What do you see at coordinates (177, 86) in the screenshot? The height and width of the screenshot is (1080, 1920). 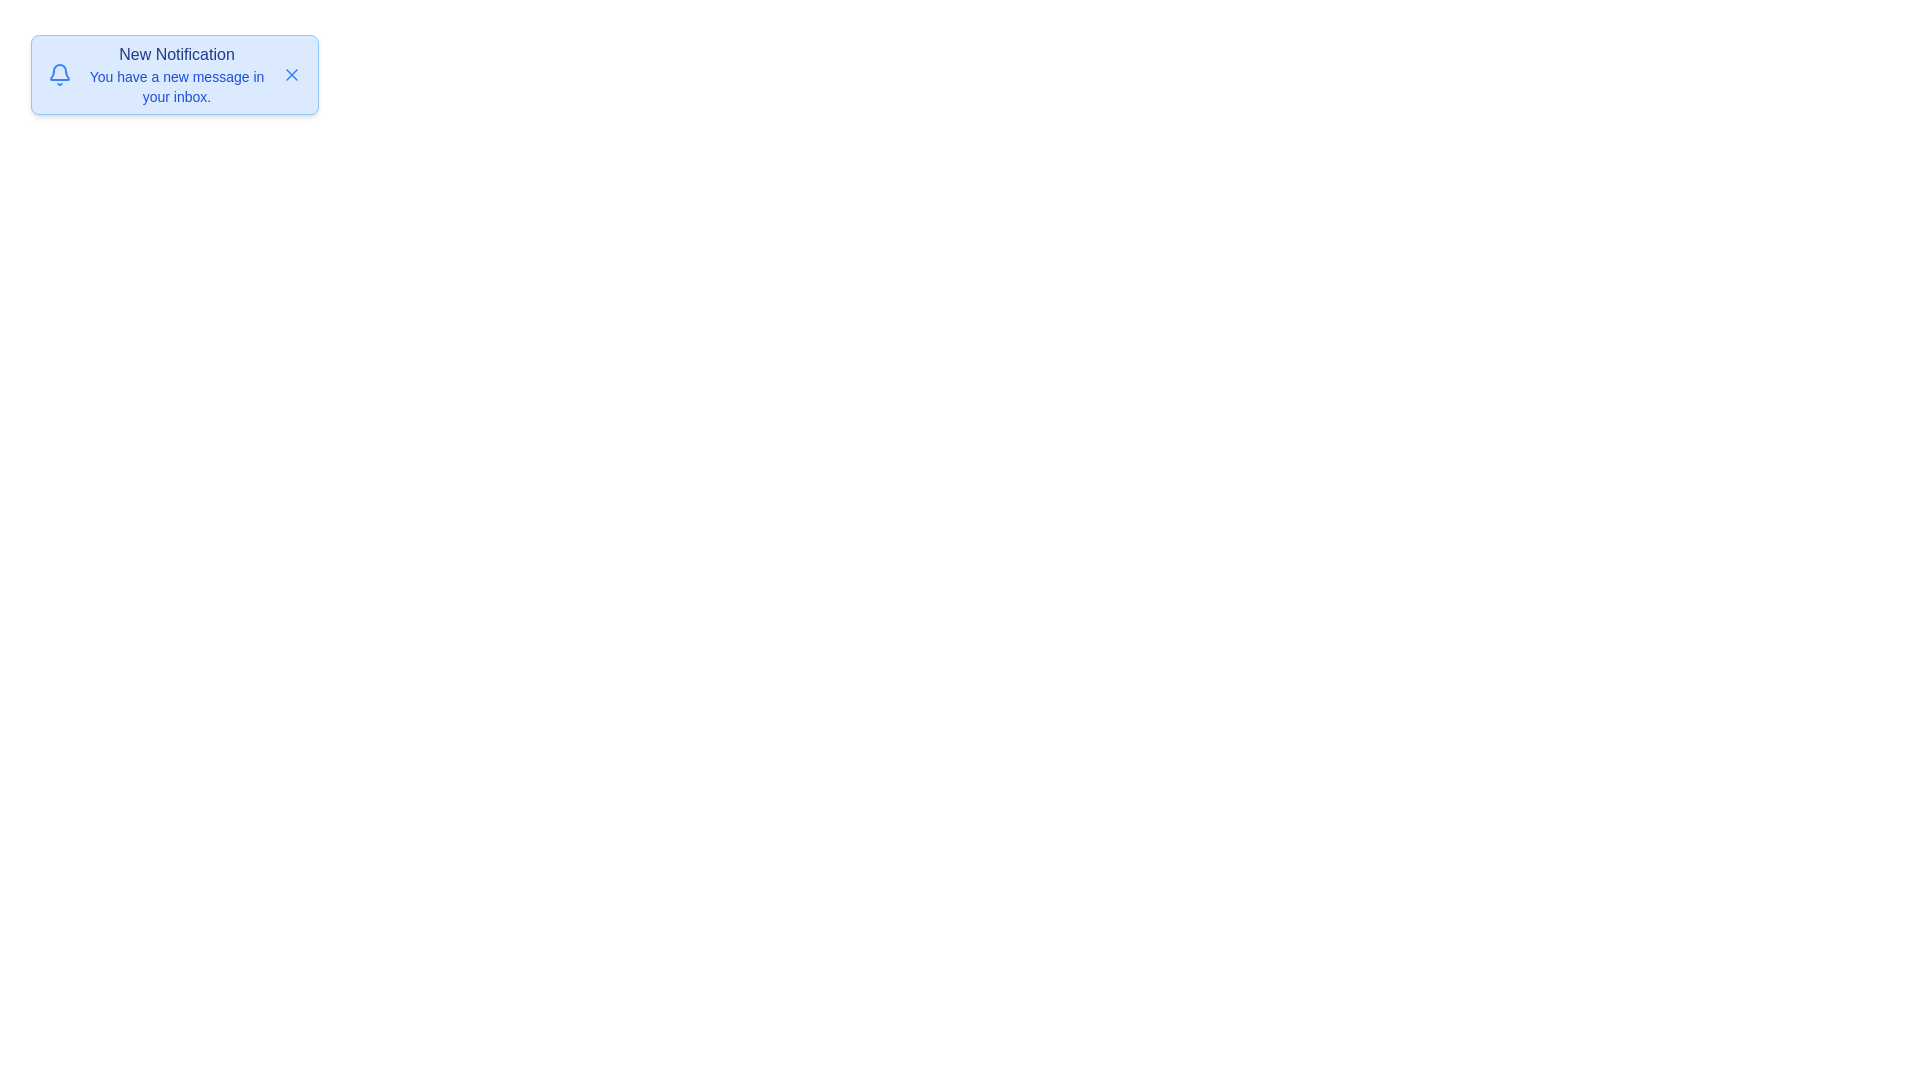 I see `the text element stating 'You have a new message in your inbox.' located in the notification pane` at bounding box center [177, 86].